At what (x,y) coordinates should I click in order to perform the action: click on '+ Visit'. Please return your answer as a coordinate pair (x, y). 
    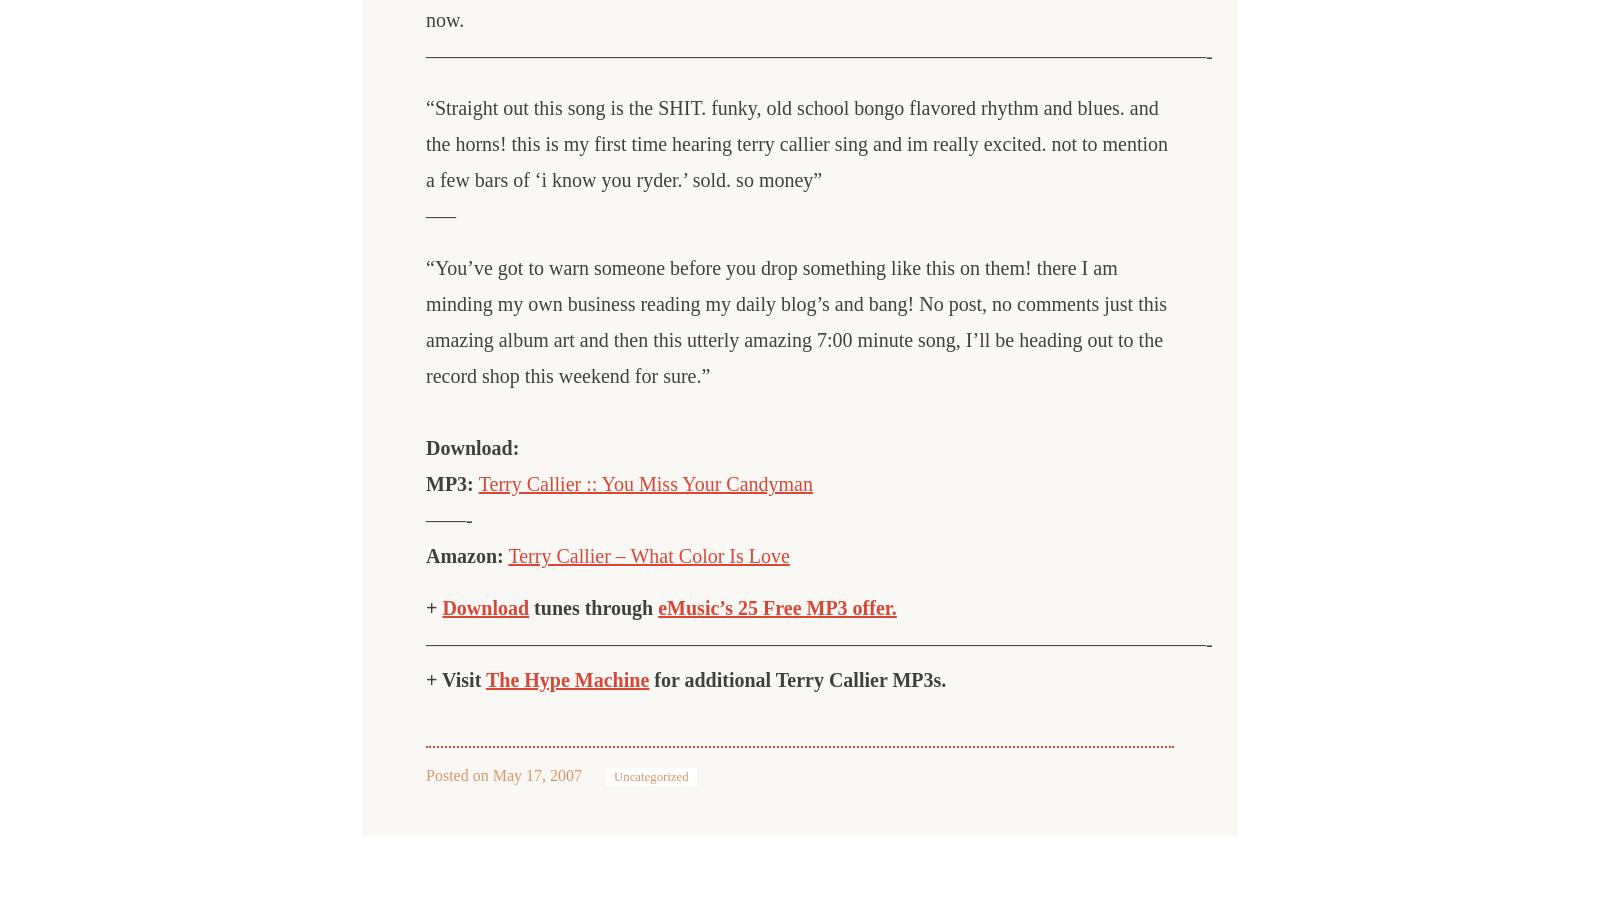
    Looking at the image, I should click on (424, 680).